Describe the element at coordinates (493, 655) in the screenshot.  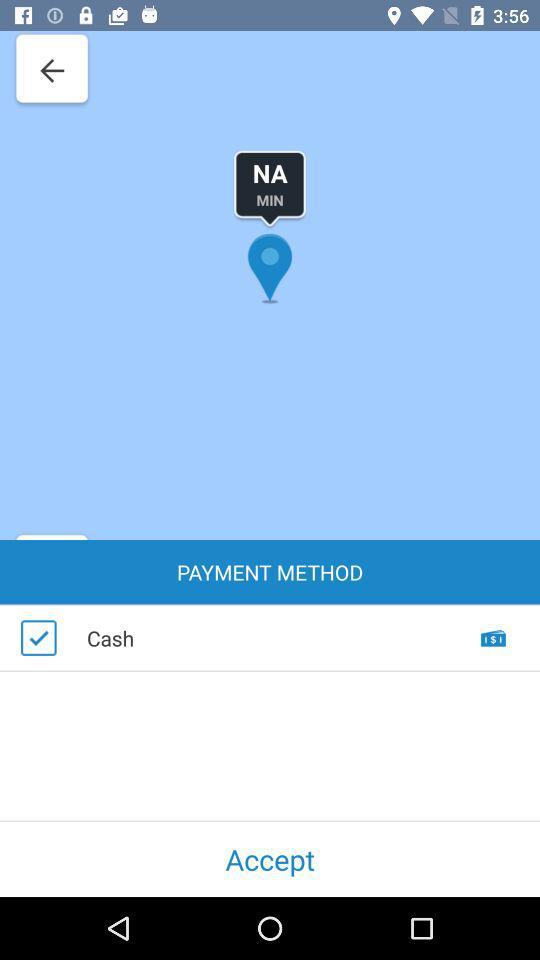
I see `the icon which is after the cash` at that location.